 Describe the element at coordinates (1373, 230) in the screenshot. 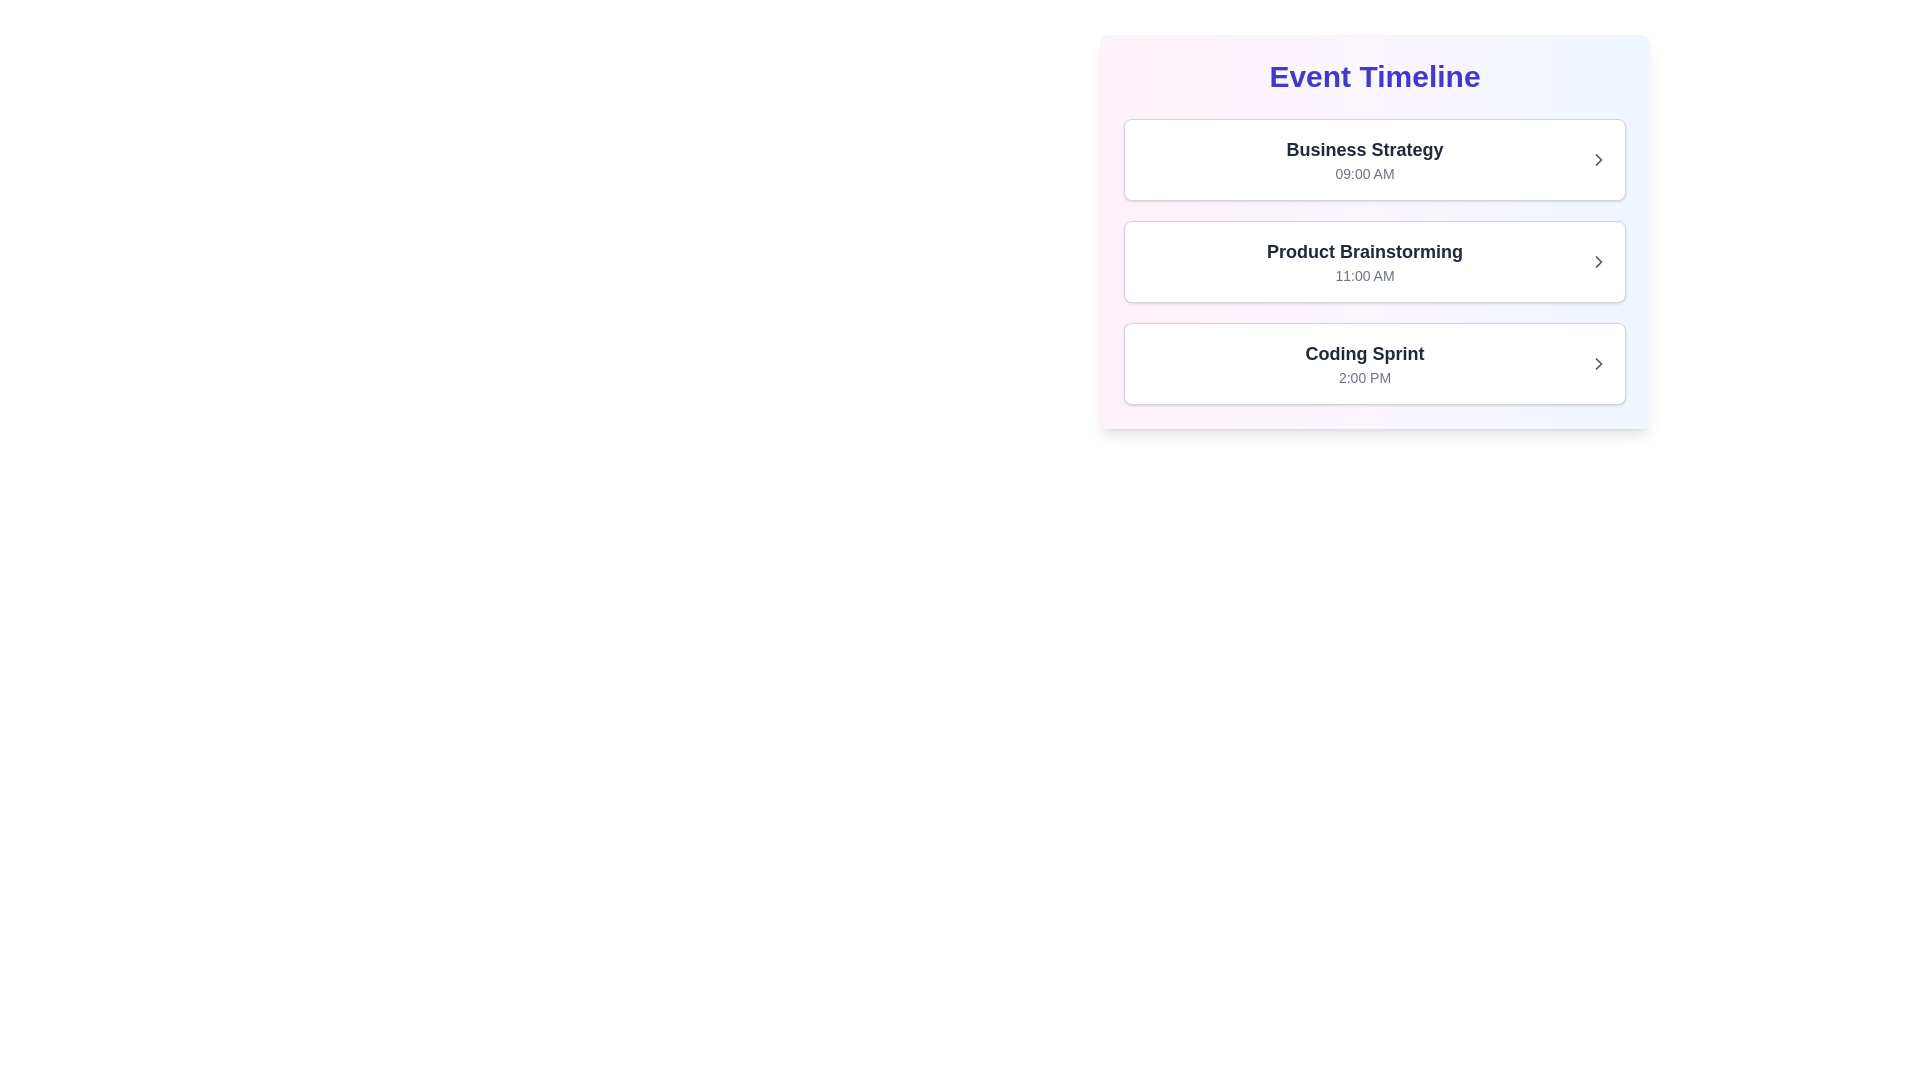

I see `the second list item in the vertical event timeline` at that location.